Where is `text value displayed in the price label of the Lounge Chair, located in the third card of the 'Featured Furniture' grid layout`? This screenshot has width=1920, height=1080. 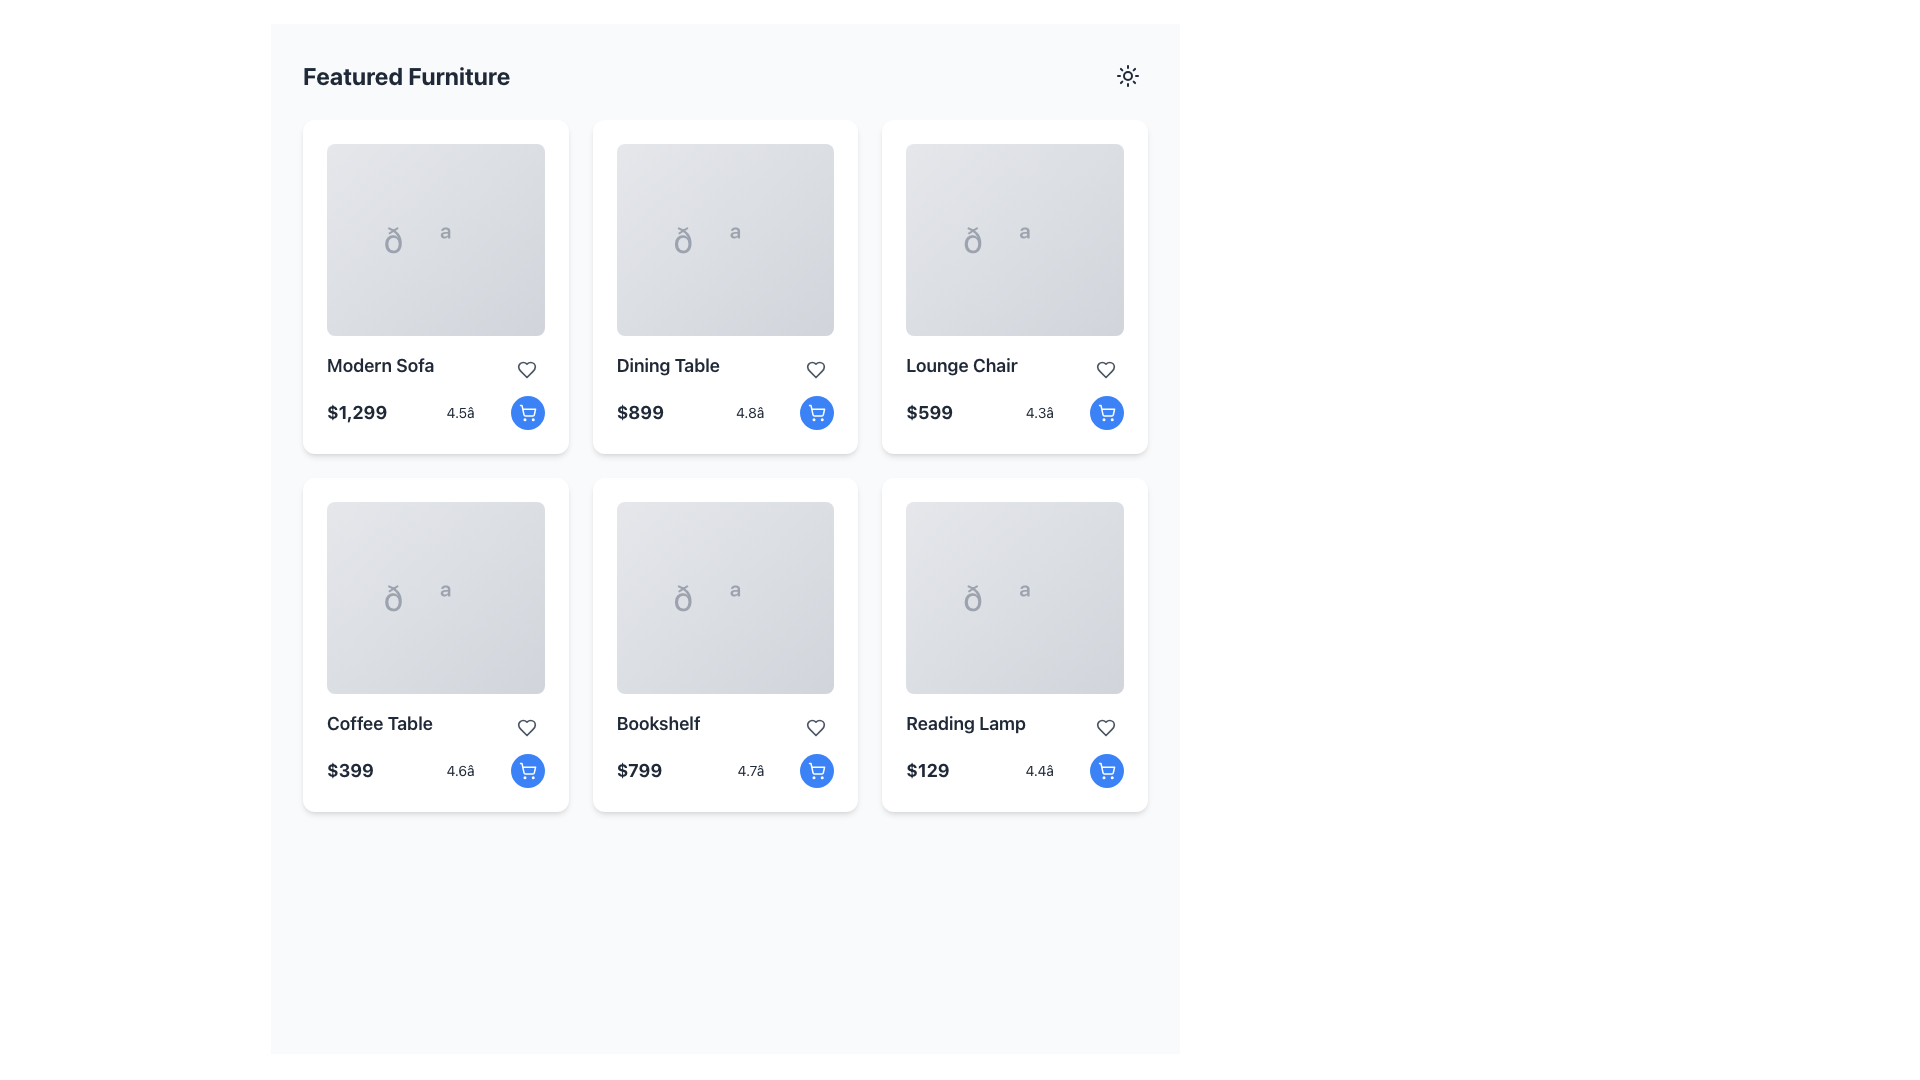 text value displayed in the price label of the Lounge Chair, located in the third card of the 'Featured Furniture' grid layout is located at coordinates (928, 411).